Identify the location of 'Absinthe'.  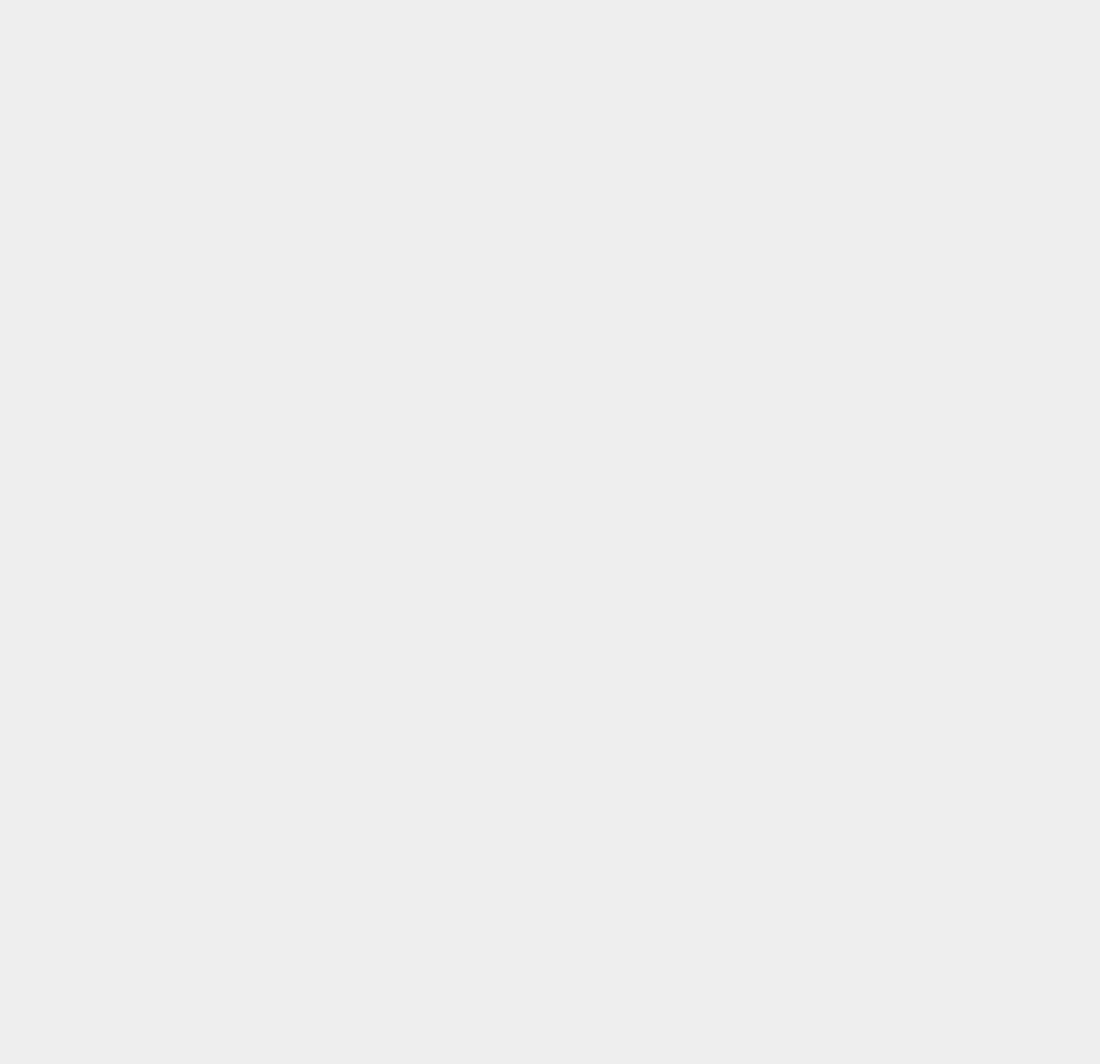
(805, 906).